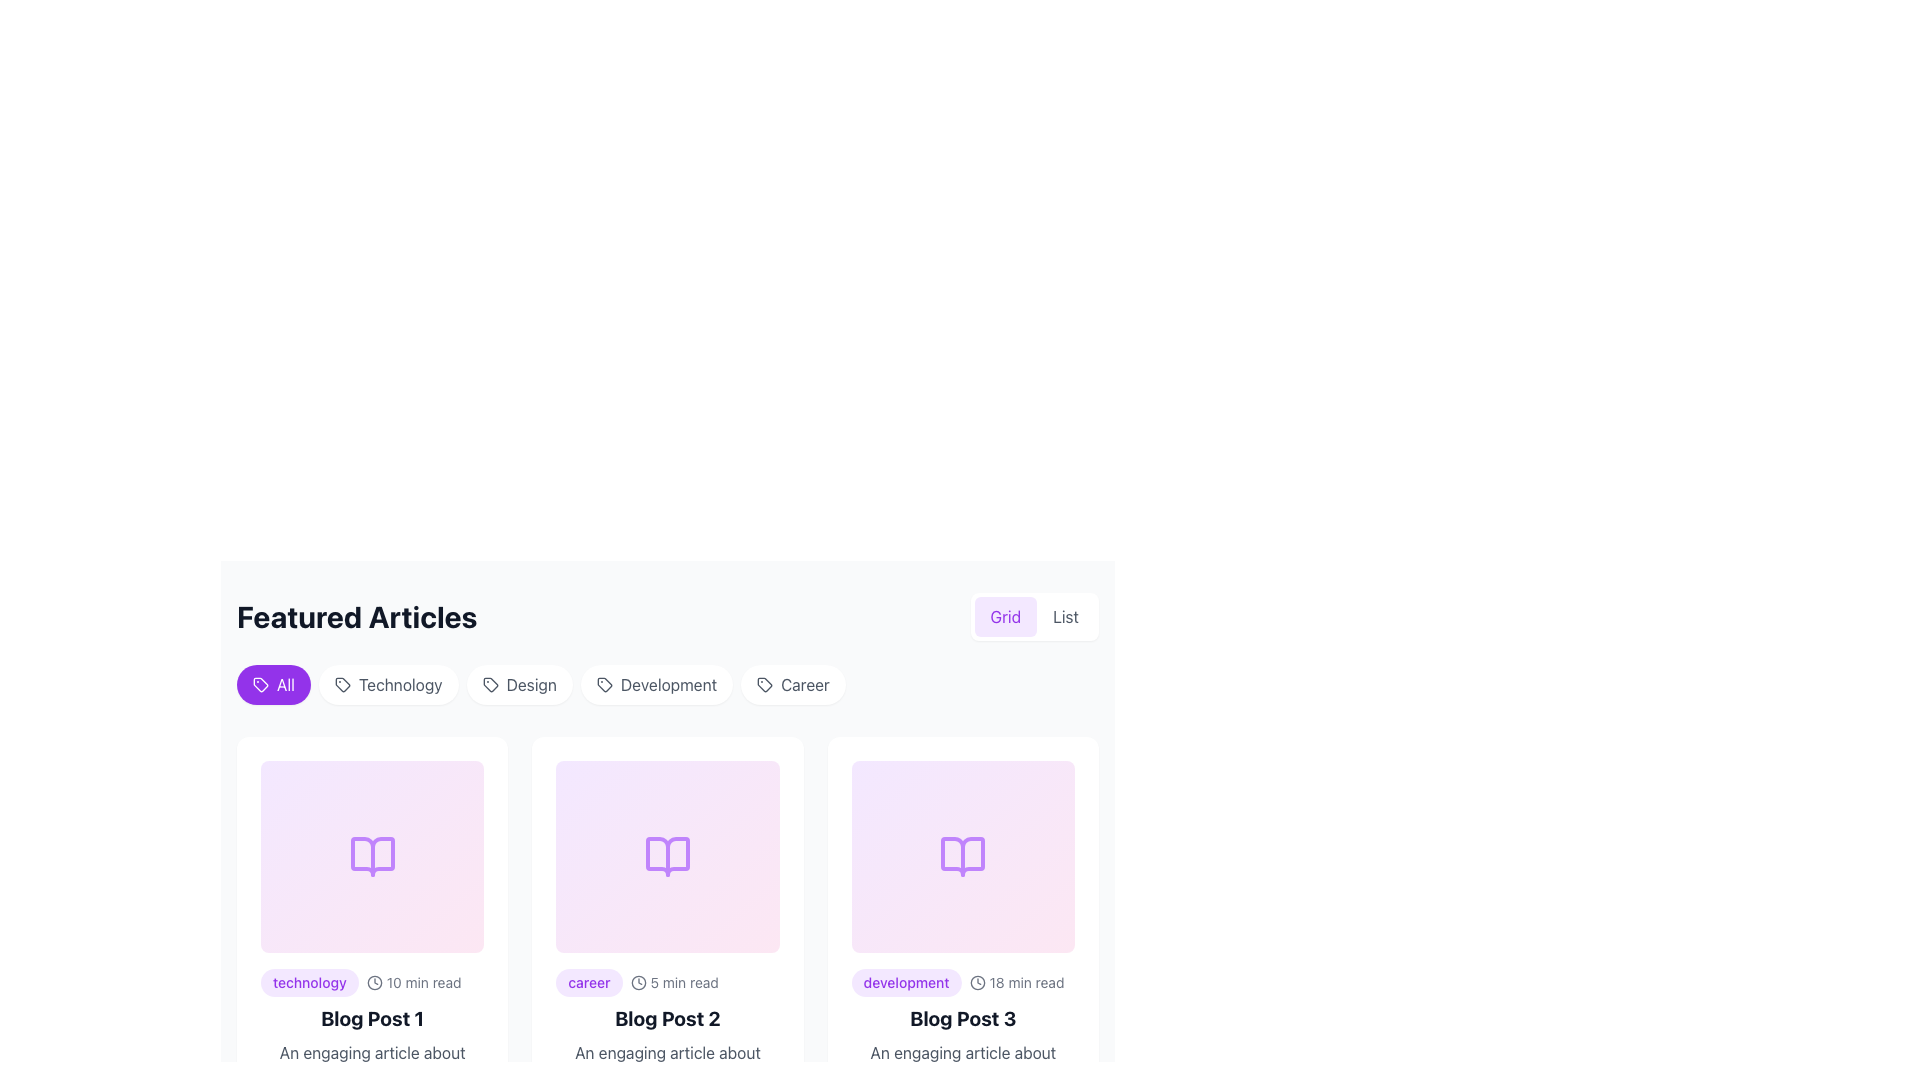 This screenshot has width=1920, height=1080. Describe the element at coordinates (674, 982) in the screenshot. I see `estimated reading time text located within the 'Blog Post 2' card under the 'Featured Articles' section, positioned beneath the 'career' tag` at that location.